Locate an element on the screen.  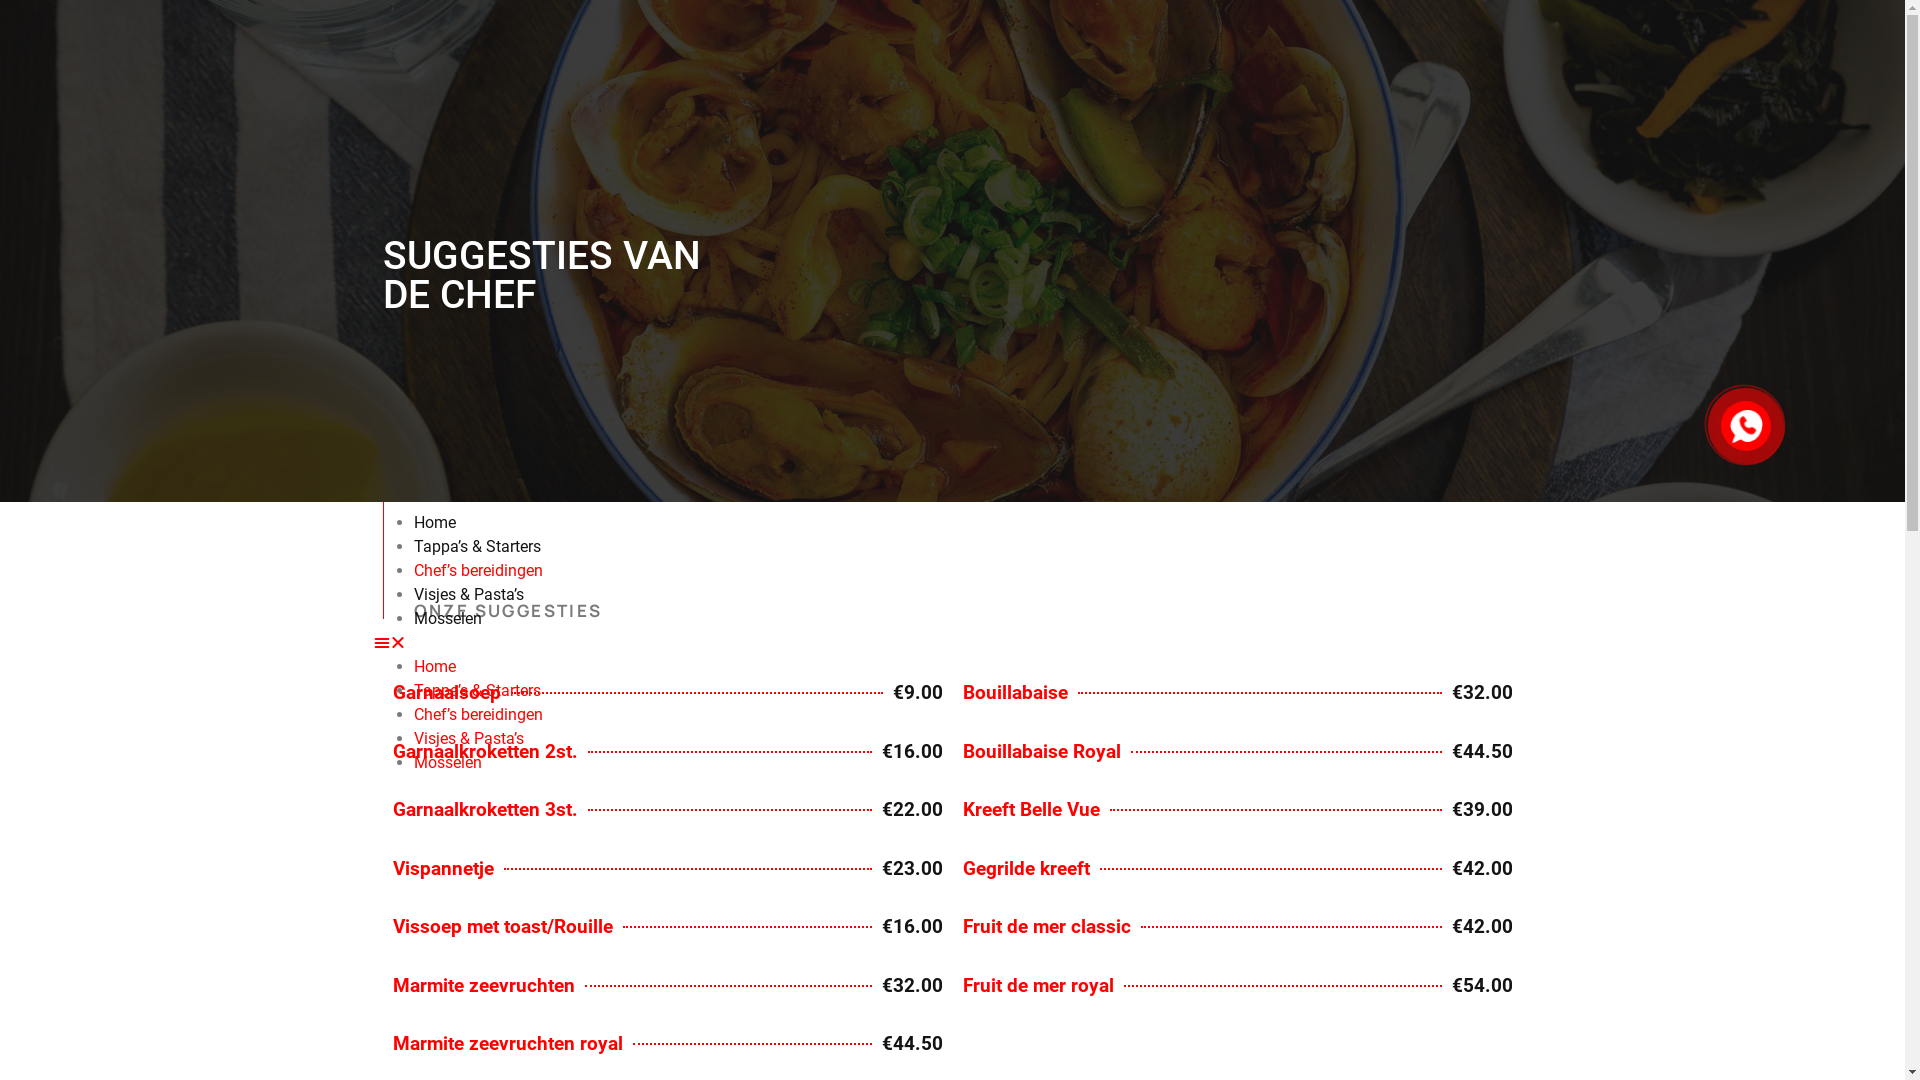
'Mosselen' is located at coordinates (446, 617).